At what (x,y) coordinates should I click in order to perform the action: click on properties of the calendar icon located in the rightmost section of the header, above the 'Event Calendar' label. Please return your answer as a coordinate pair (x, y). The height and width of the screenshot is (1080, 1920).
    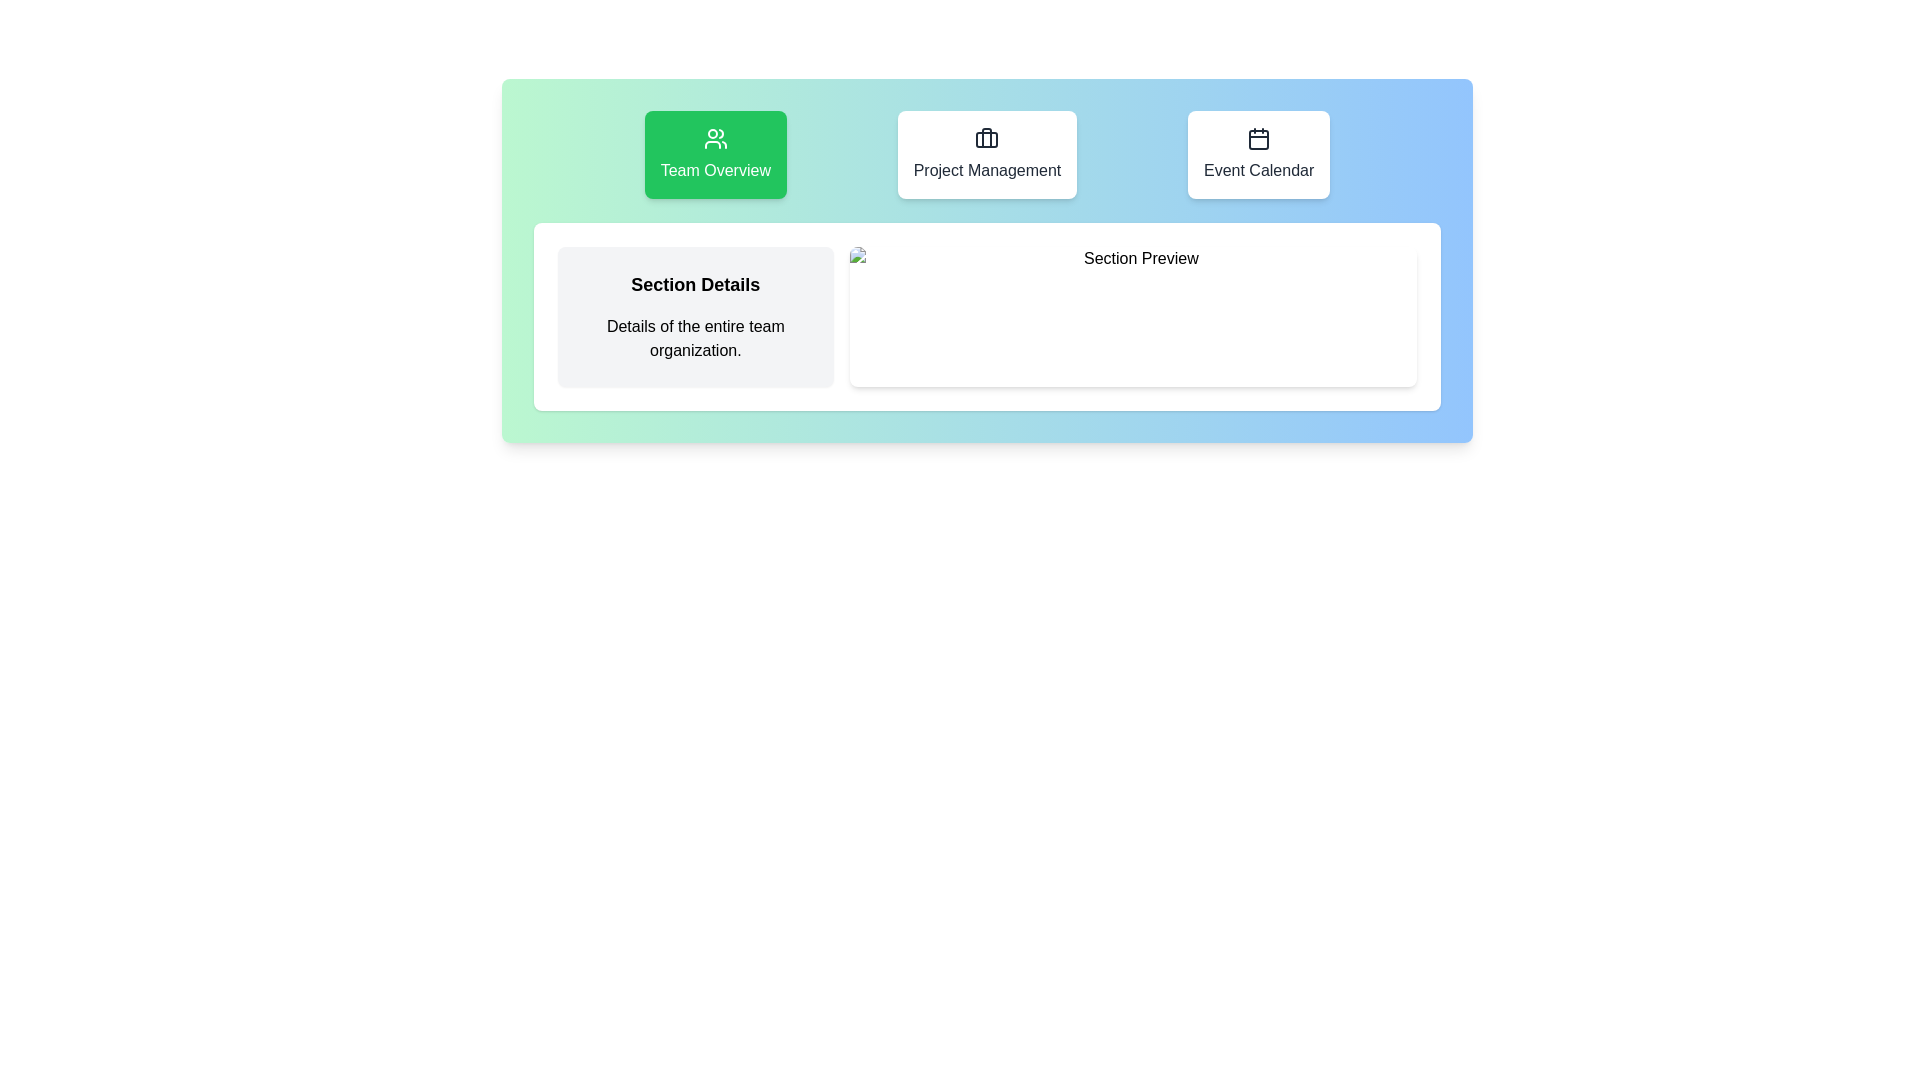
    Looking at the image, I should click on (1258, 137).